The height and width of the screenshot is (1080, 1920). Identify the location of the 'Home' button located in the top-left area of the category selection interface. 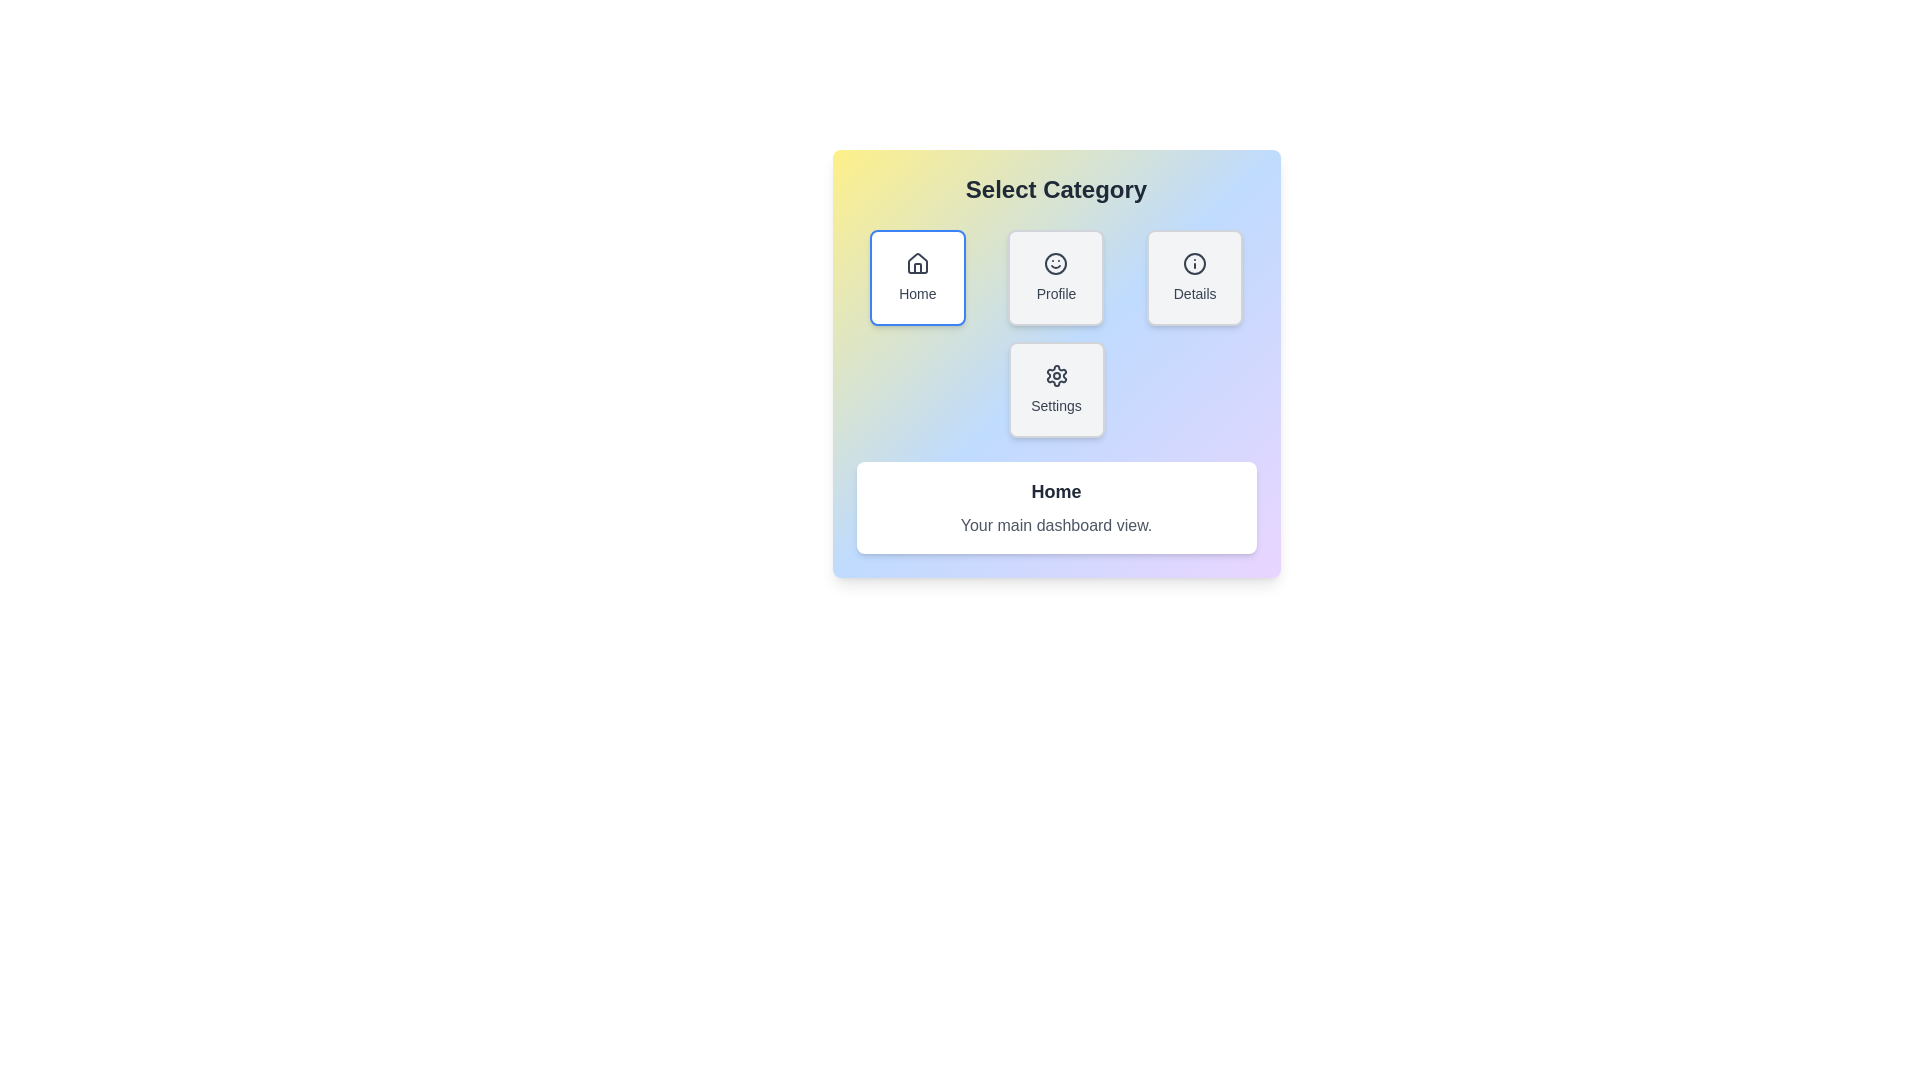
(916, 262).